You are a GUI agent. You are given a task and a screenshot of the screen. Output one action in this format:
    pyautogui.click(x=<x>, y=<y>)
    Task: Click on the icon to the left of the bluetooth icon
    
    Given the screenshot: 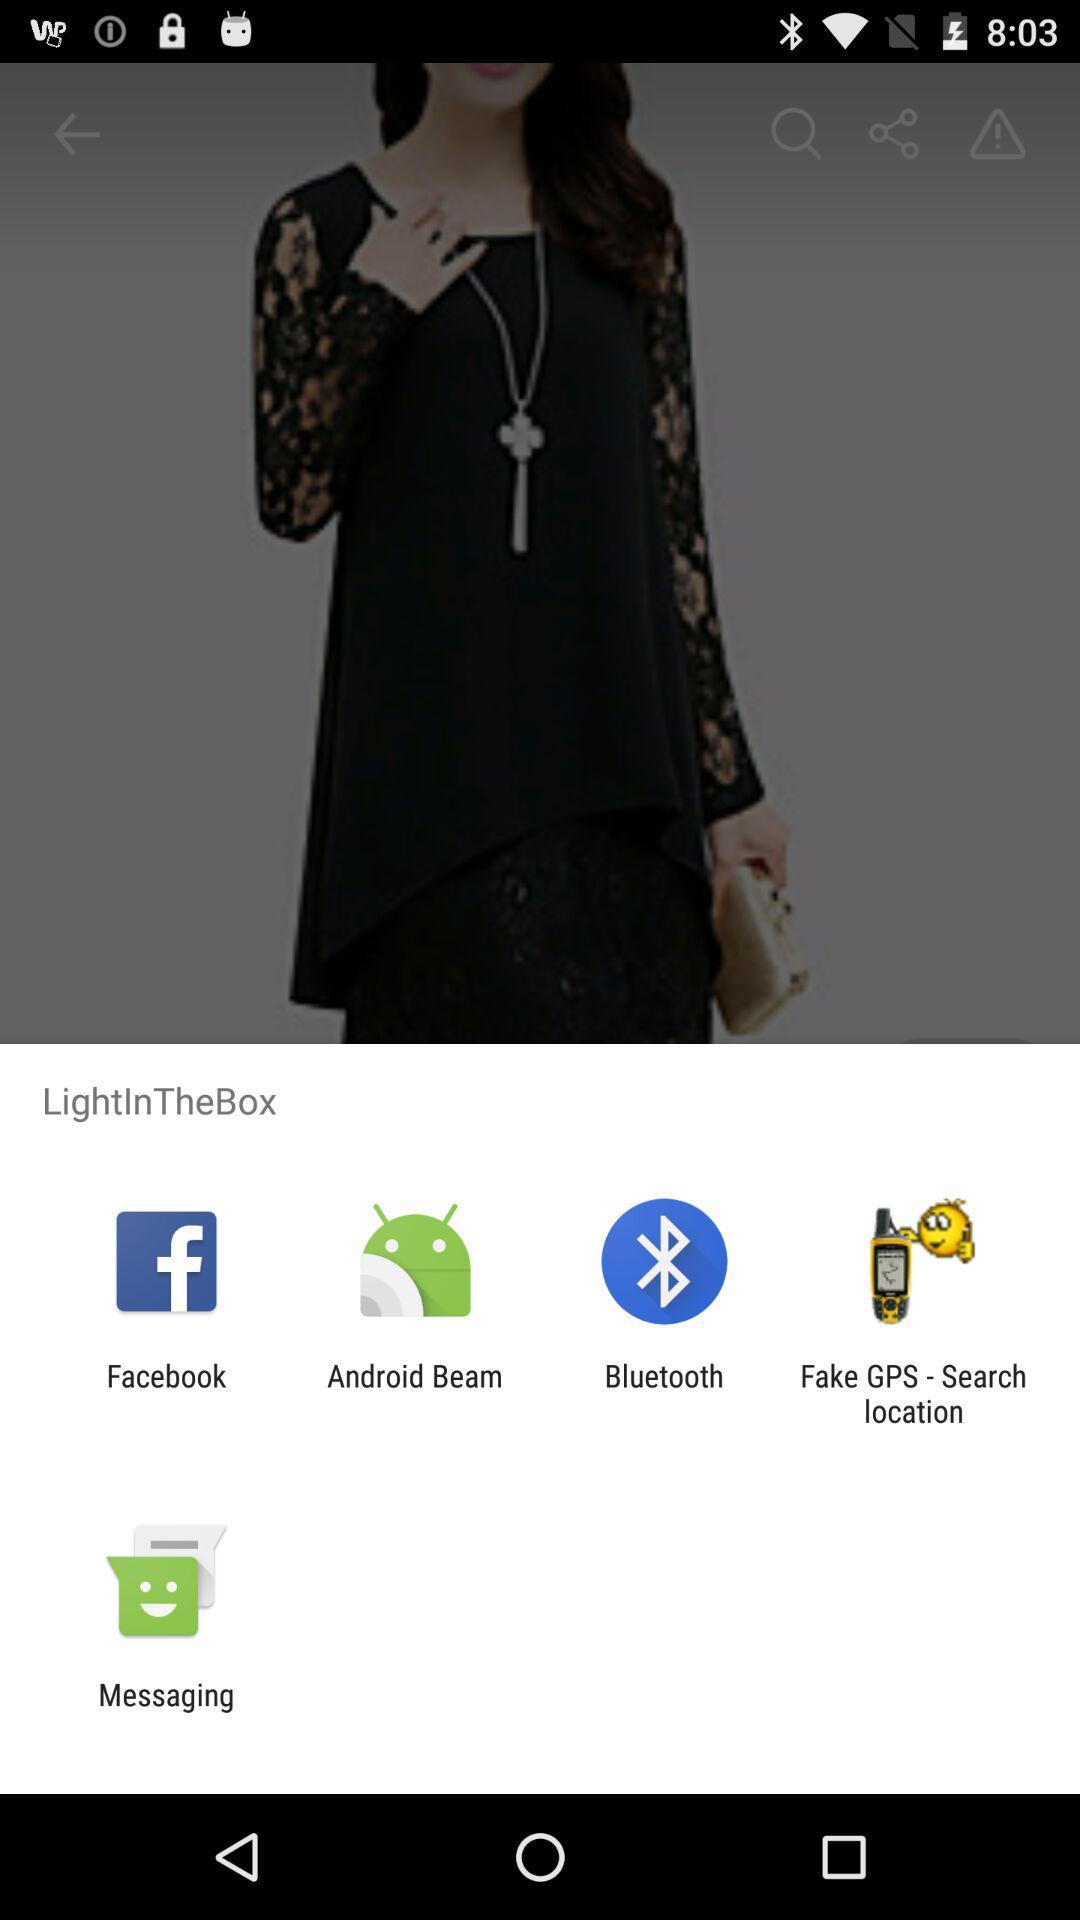 What is the action you would take?
    pyautogui.click(x=414, y=1392)
    